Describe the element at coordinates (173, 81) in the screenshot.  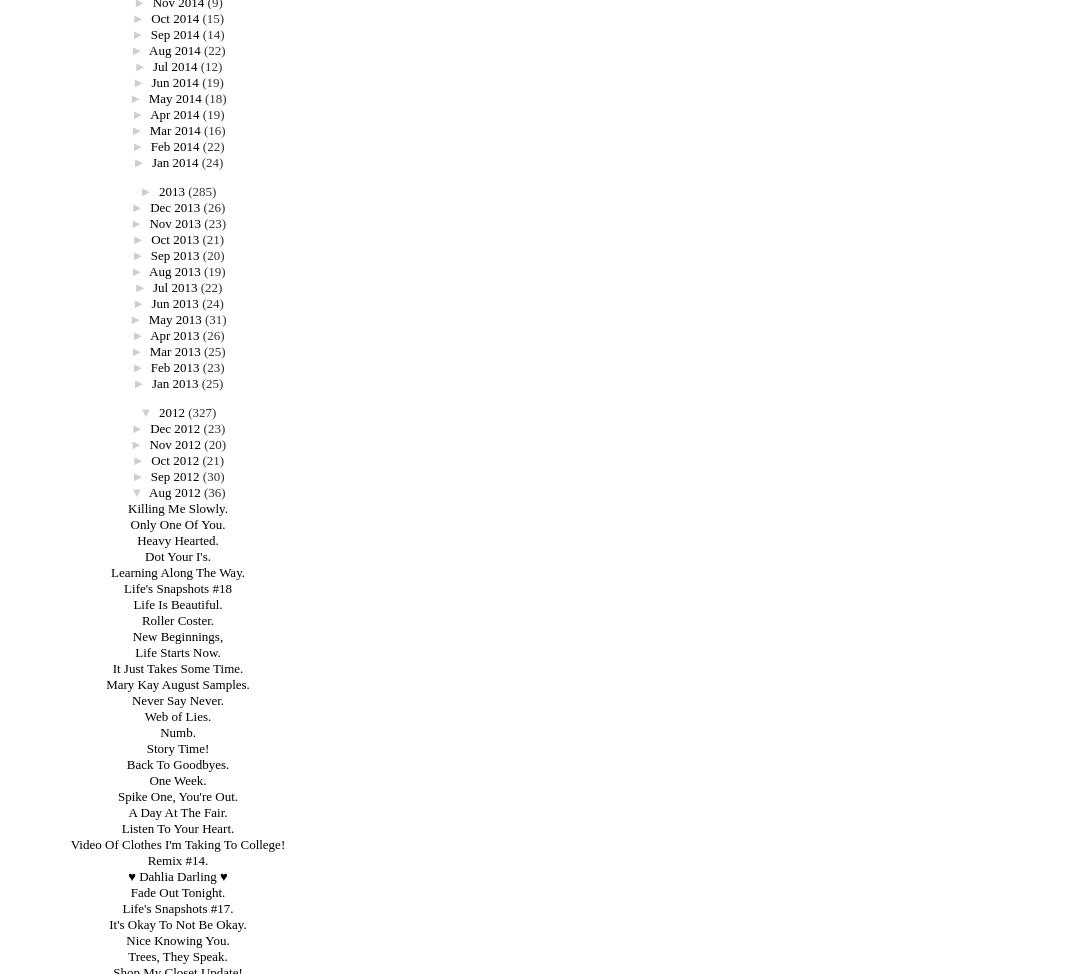
I see `'Jun 2014'` at that location.